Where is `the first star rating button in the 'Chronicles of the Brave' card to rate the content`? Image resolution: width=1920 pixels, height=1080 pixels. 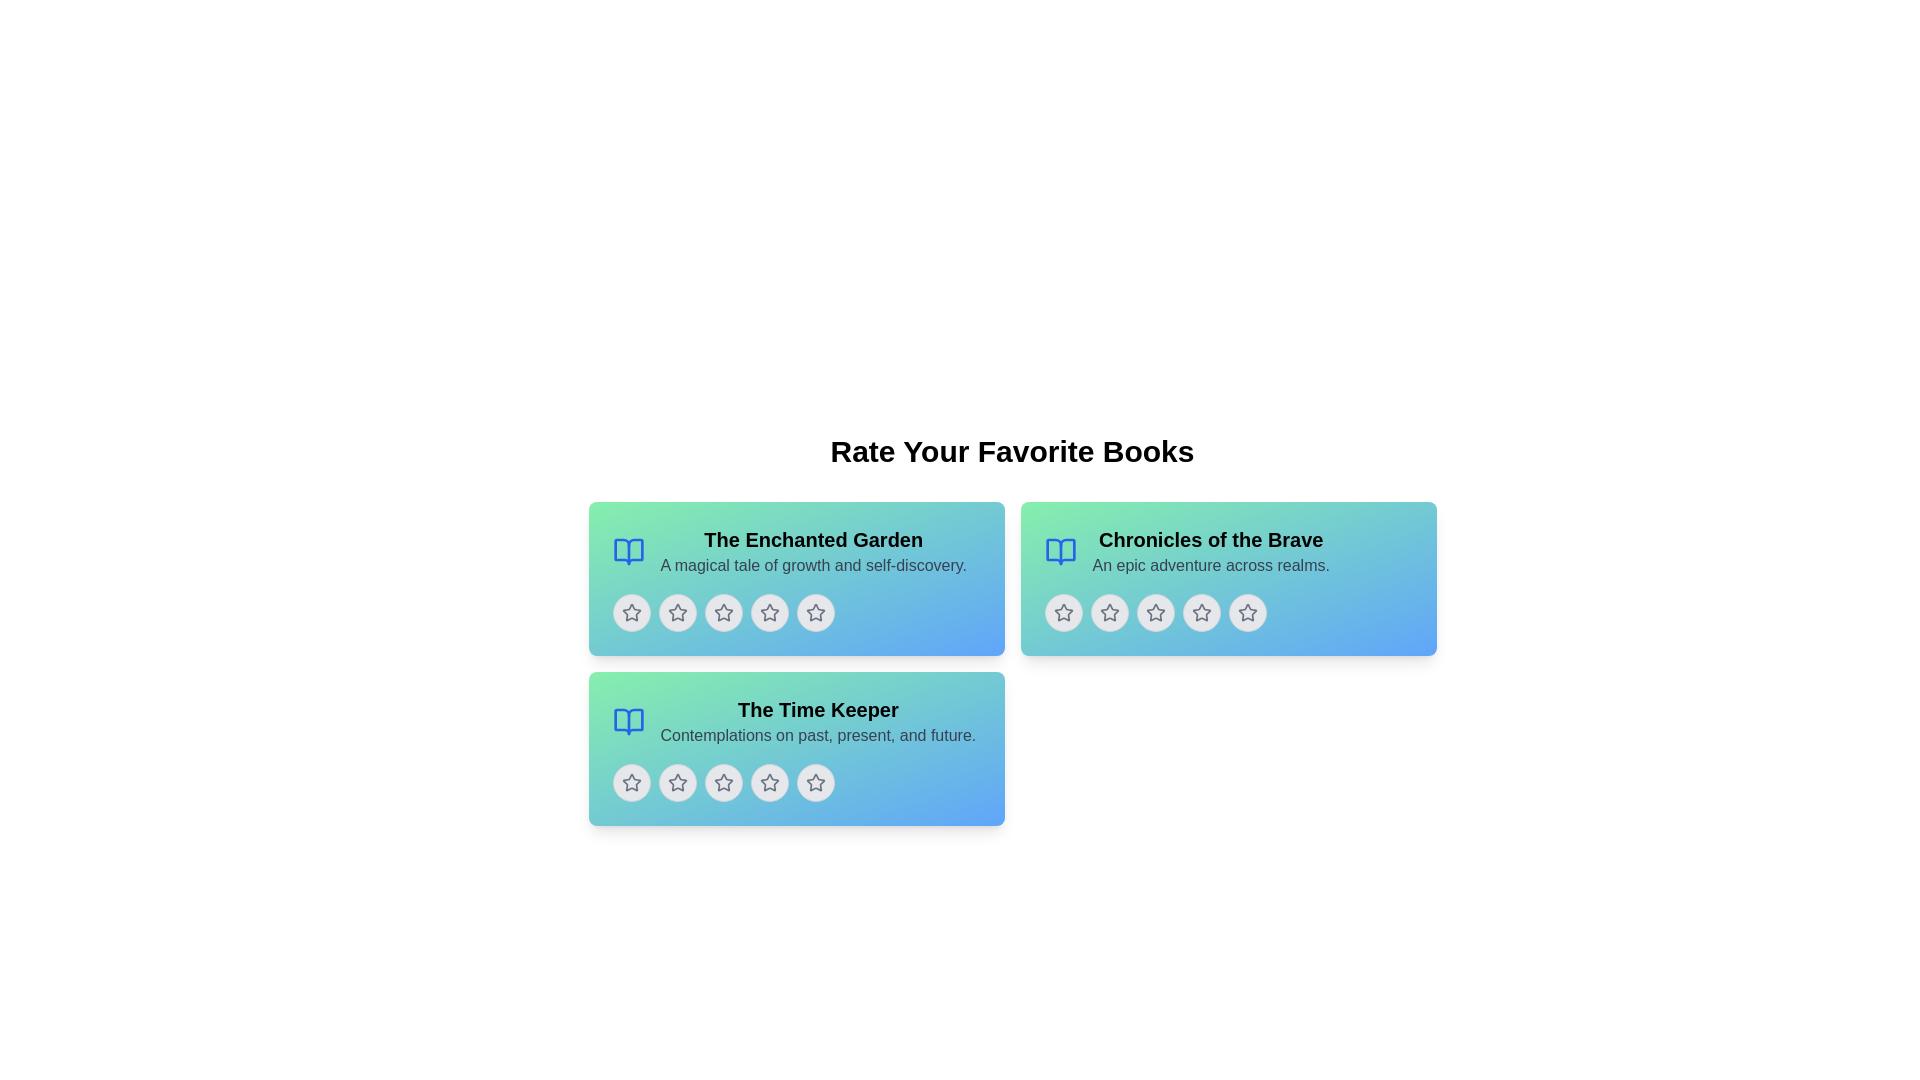
the first star rating button in the 'Chronicles of the Brave' card to rate the content is located at coordinates (1062, 612).